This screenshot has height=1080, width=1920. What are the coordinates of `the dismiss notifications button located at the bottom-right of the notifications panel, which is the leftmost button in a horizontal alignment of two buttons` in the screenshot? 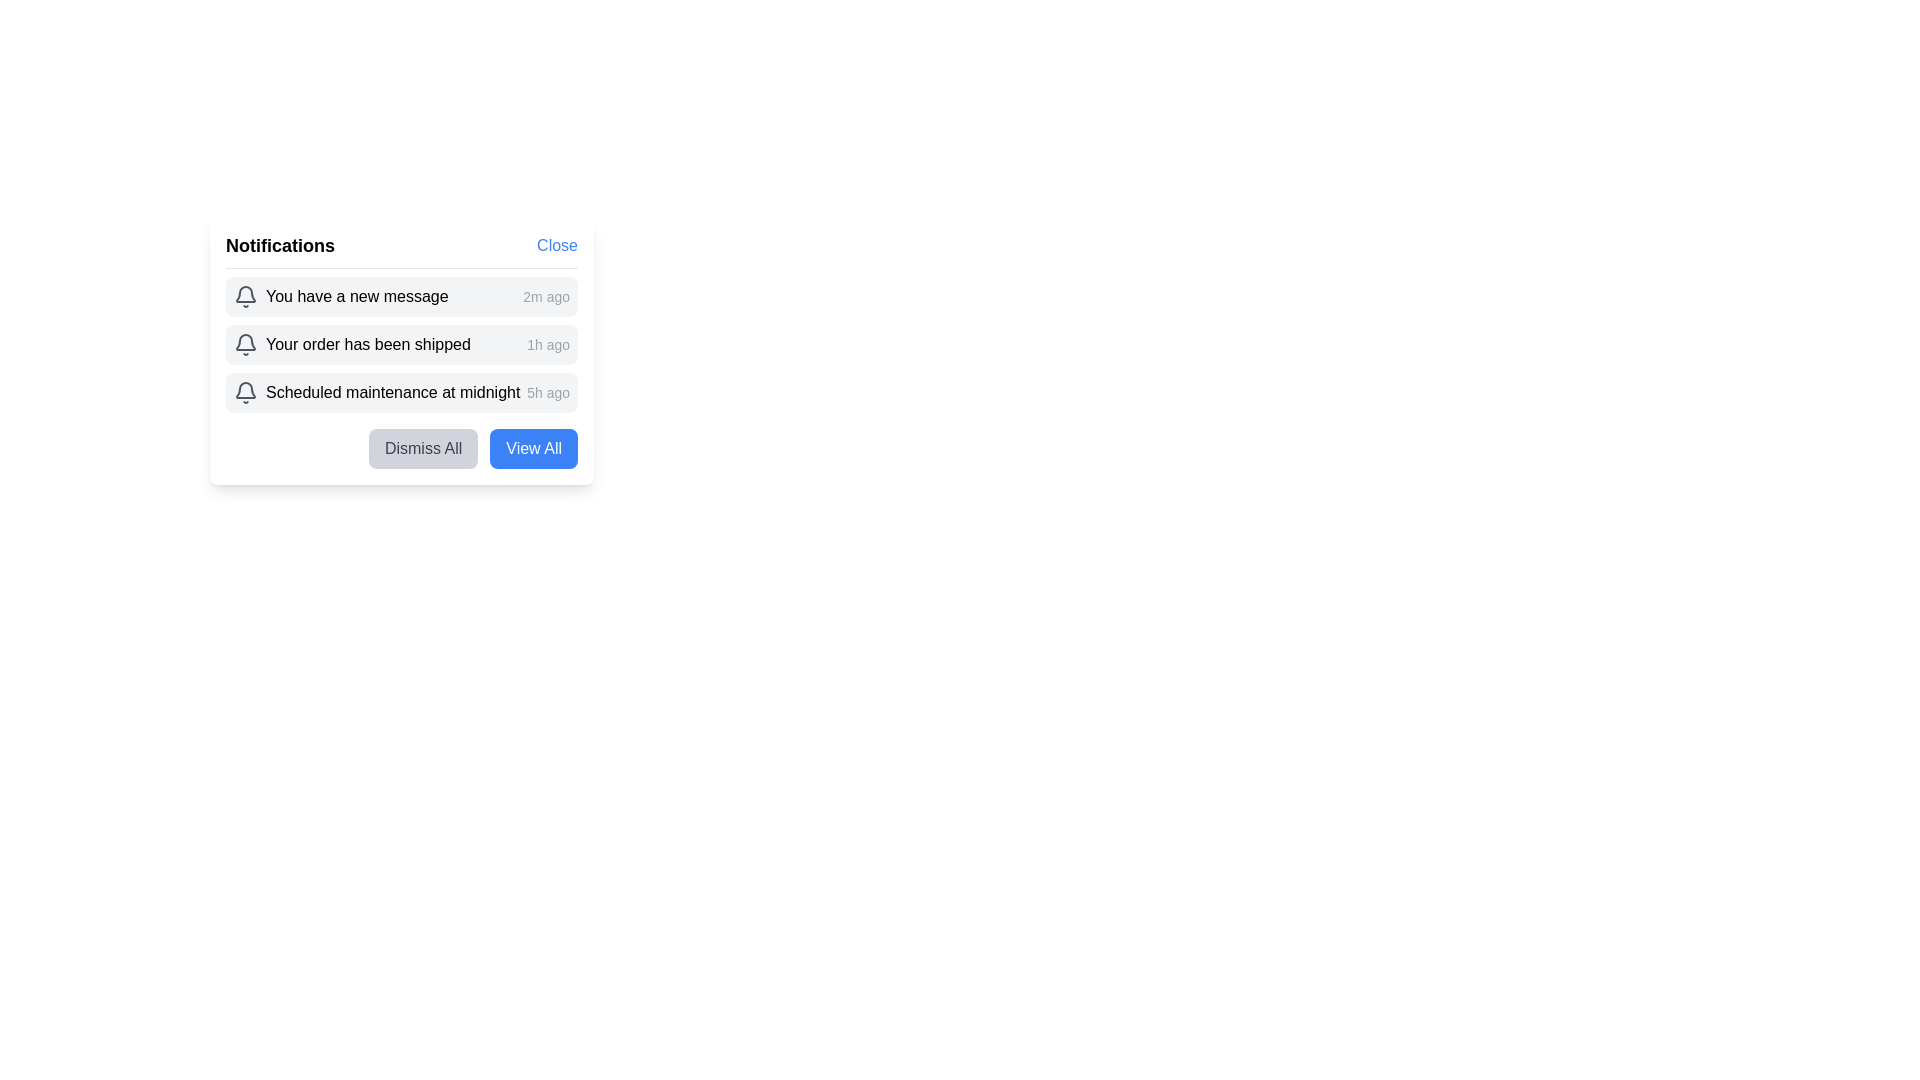 It's located at (422, 447).